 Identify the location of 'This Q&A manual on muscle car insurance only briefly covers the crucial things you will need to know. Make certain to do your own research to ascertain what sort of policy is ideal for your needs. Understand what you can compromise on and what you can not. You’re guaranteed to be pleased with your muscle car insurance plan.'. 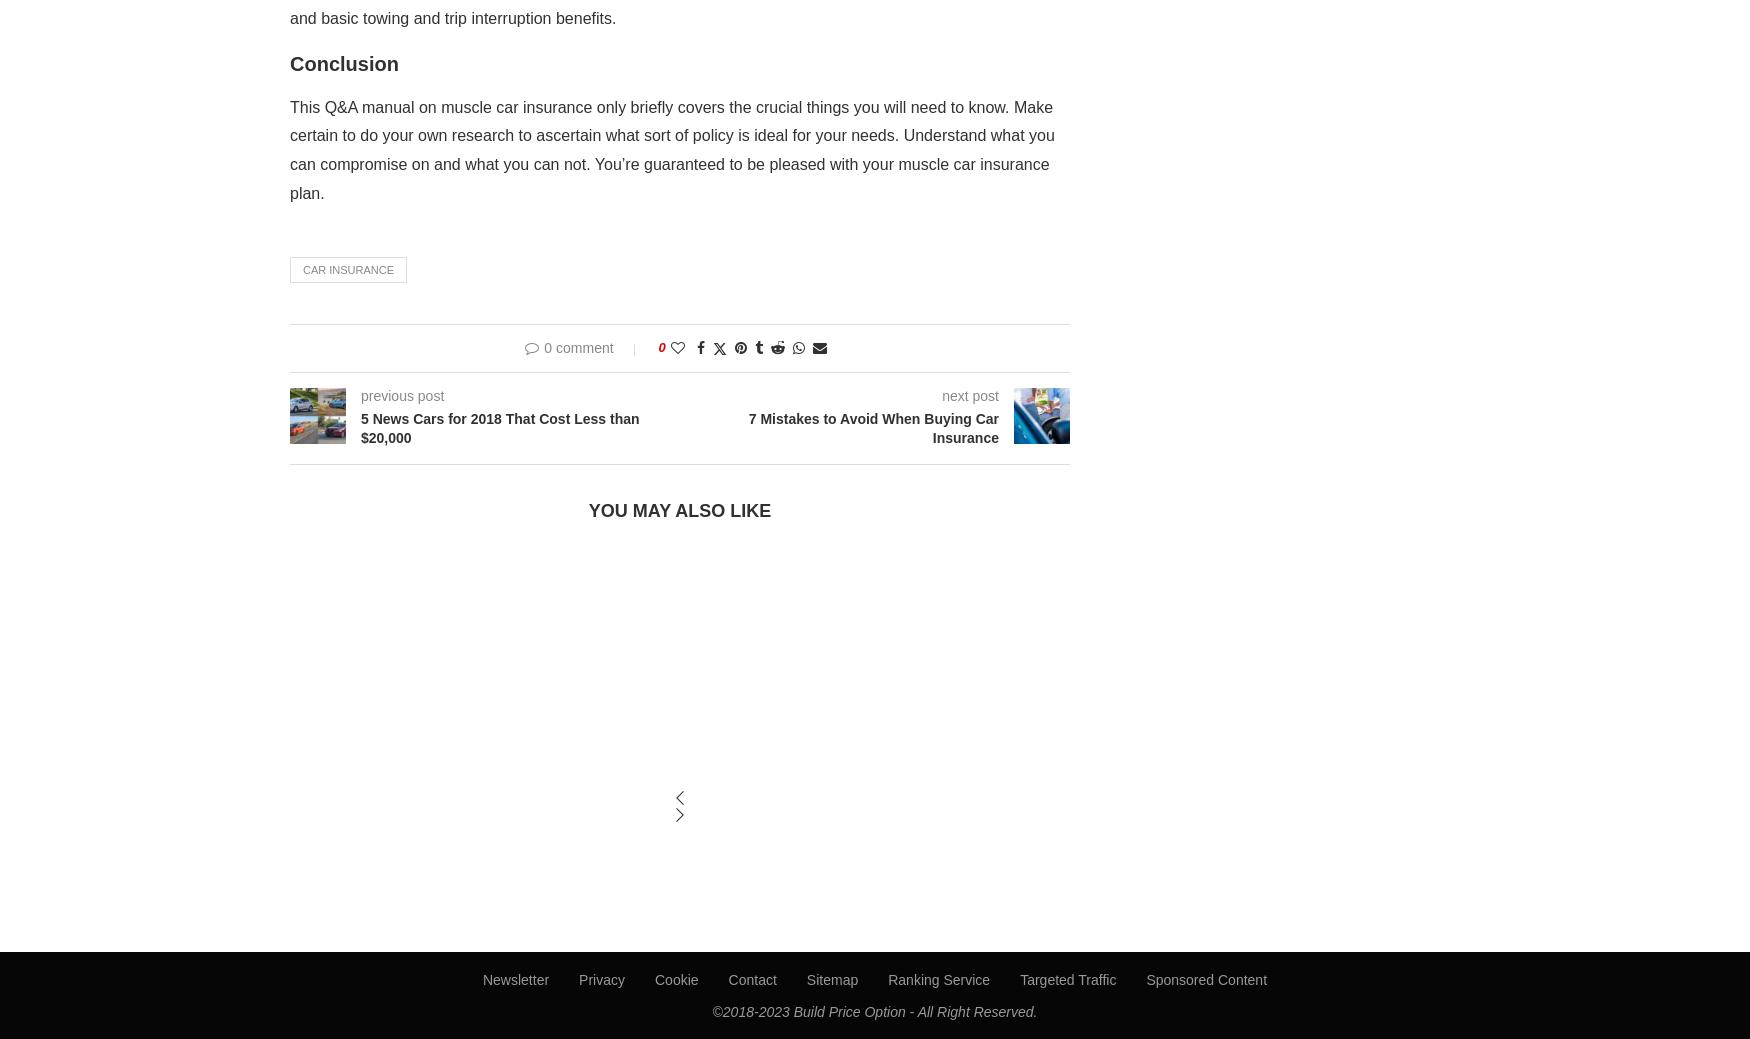
(671, 148).